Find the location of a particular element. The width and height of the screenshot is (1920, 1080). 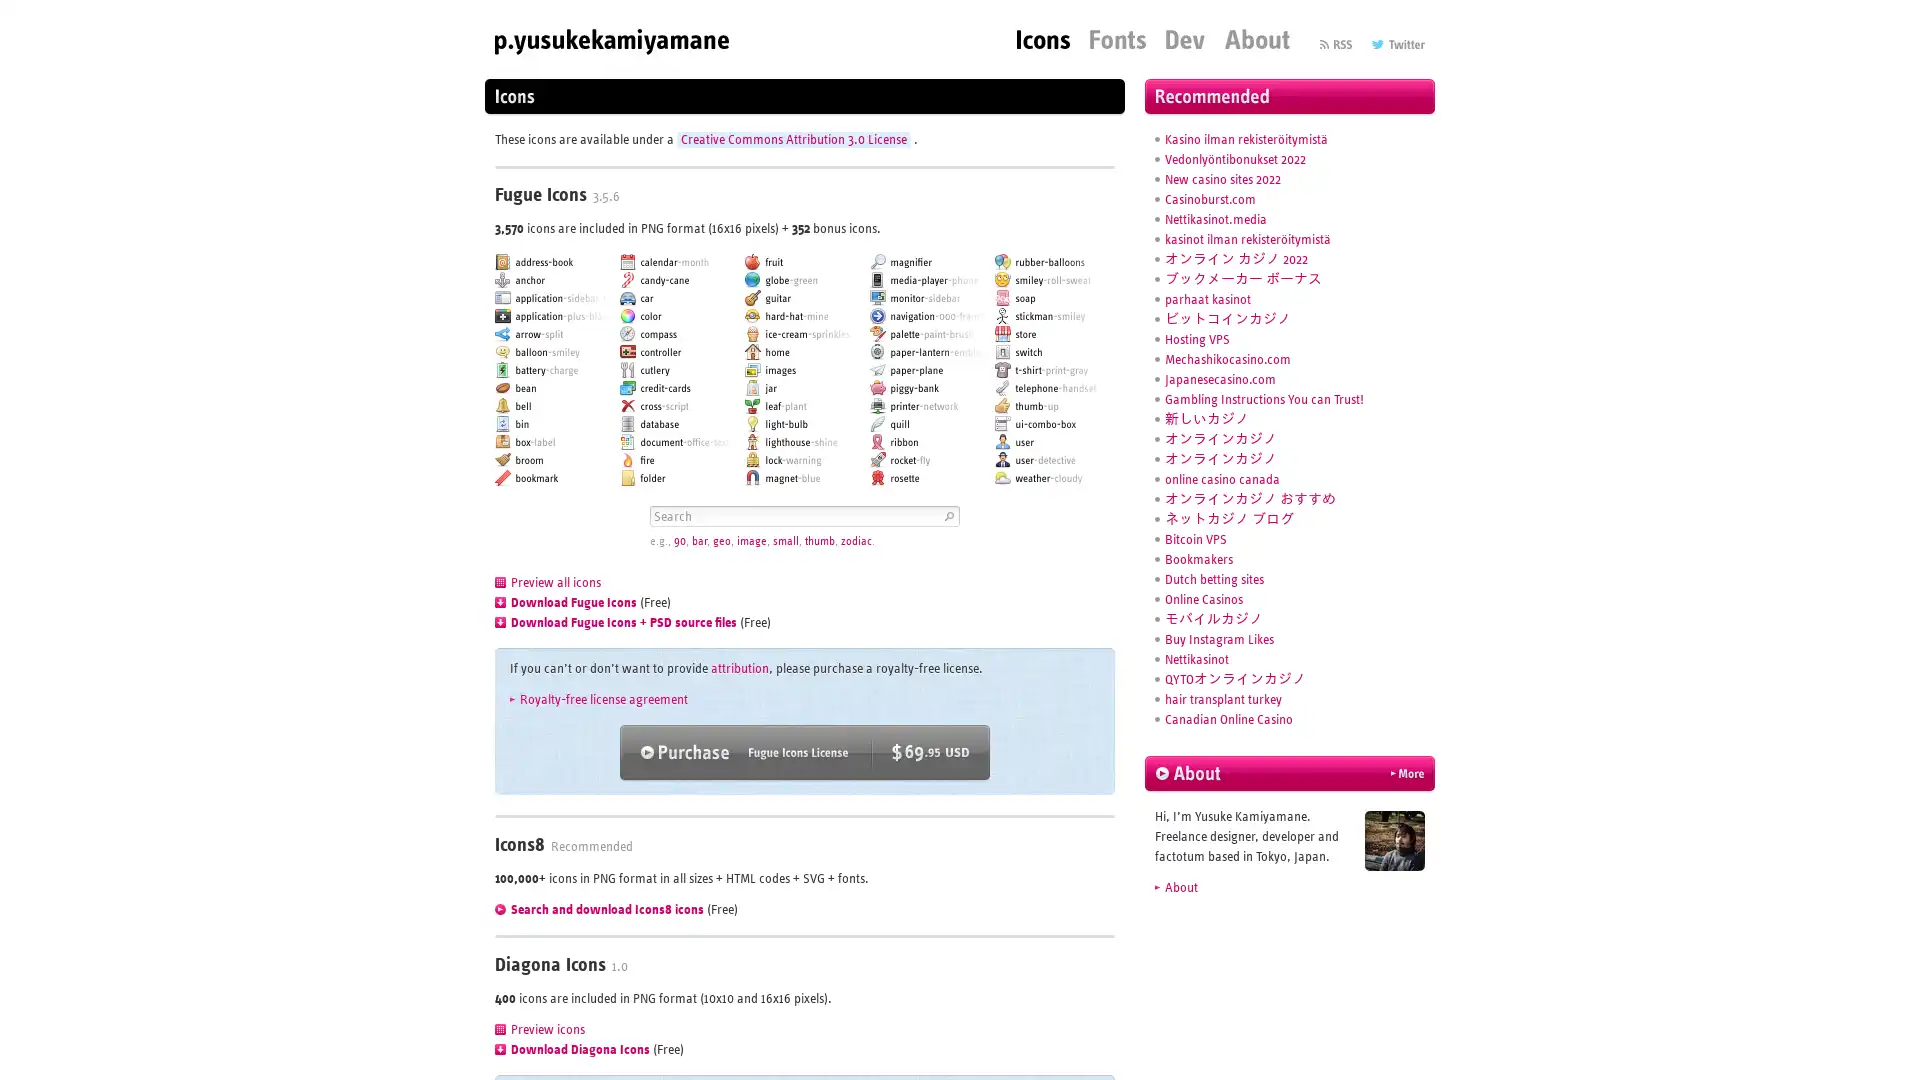

Purchase Fugue Icons ($69.95 USD) is located at coordinates (805, 752).